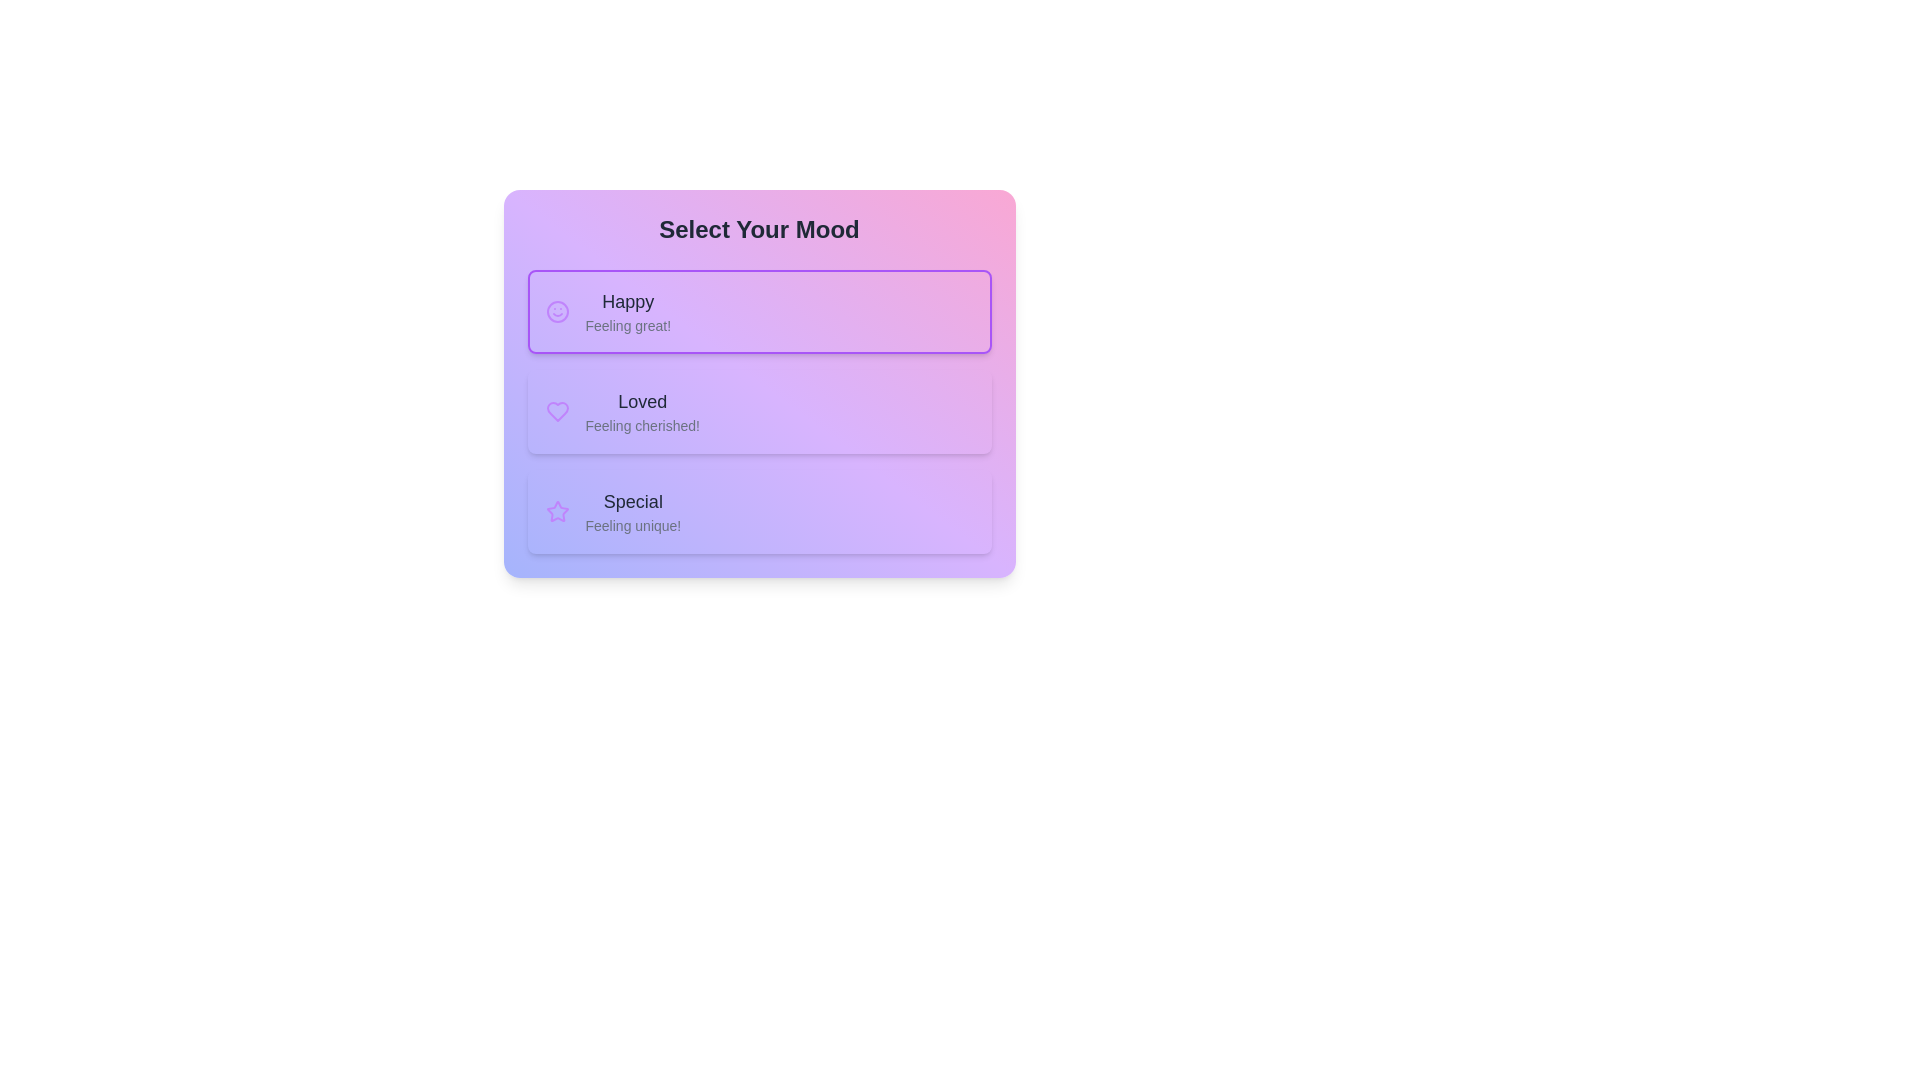  What do you see at coordinates (642, 424) in the screenshot?
I see `the Text Label that provides additional context to the 'Loved' option, which is located below the main 'Loved' text in the box` at bounding box center [642, 424].